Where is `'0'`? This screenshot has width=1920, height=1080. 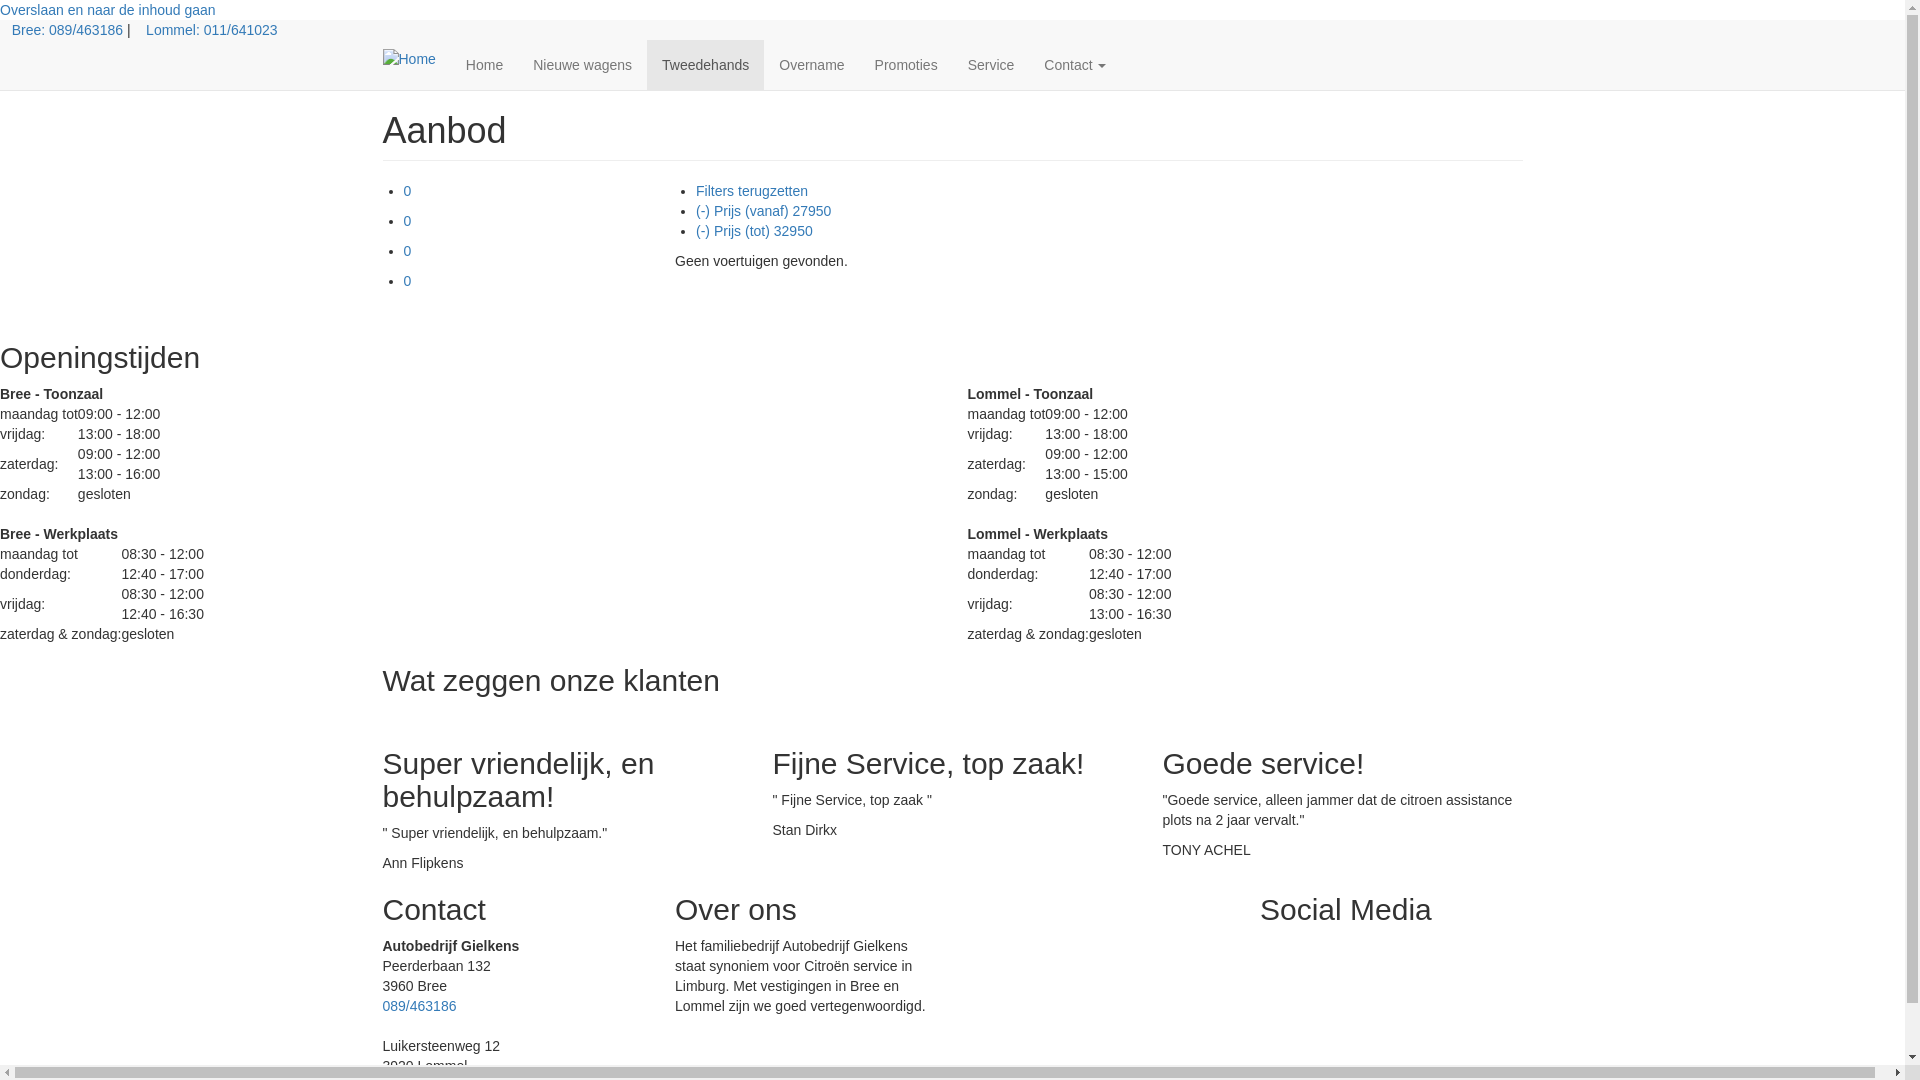
'0' is located at coordinates (407, 220).